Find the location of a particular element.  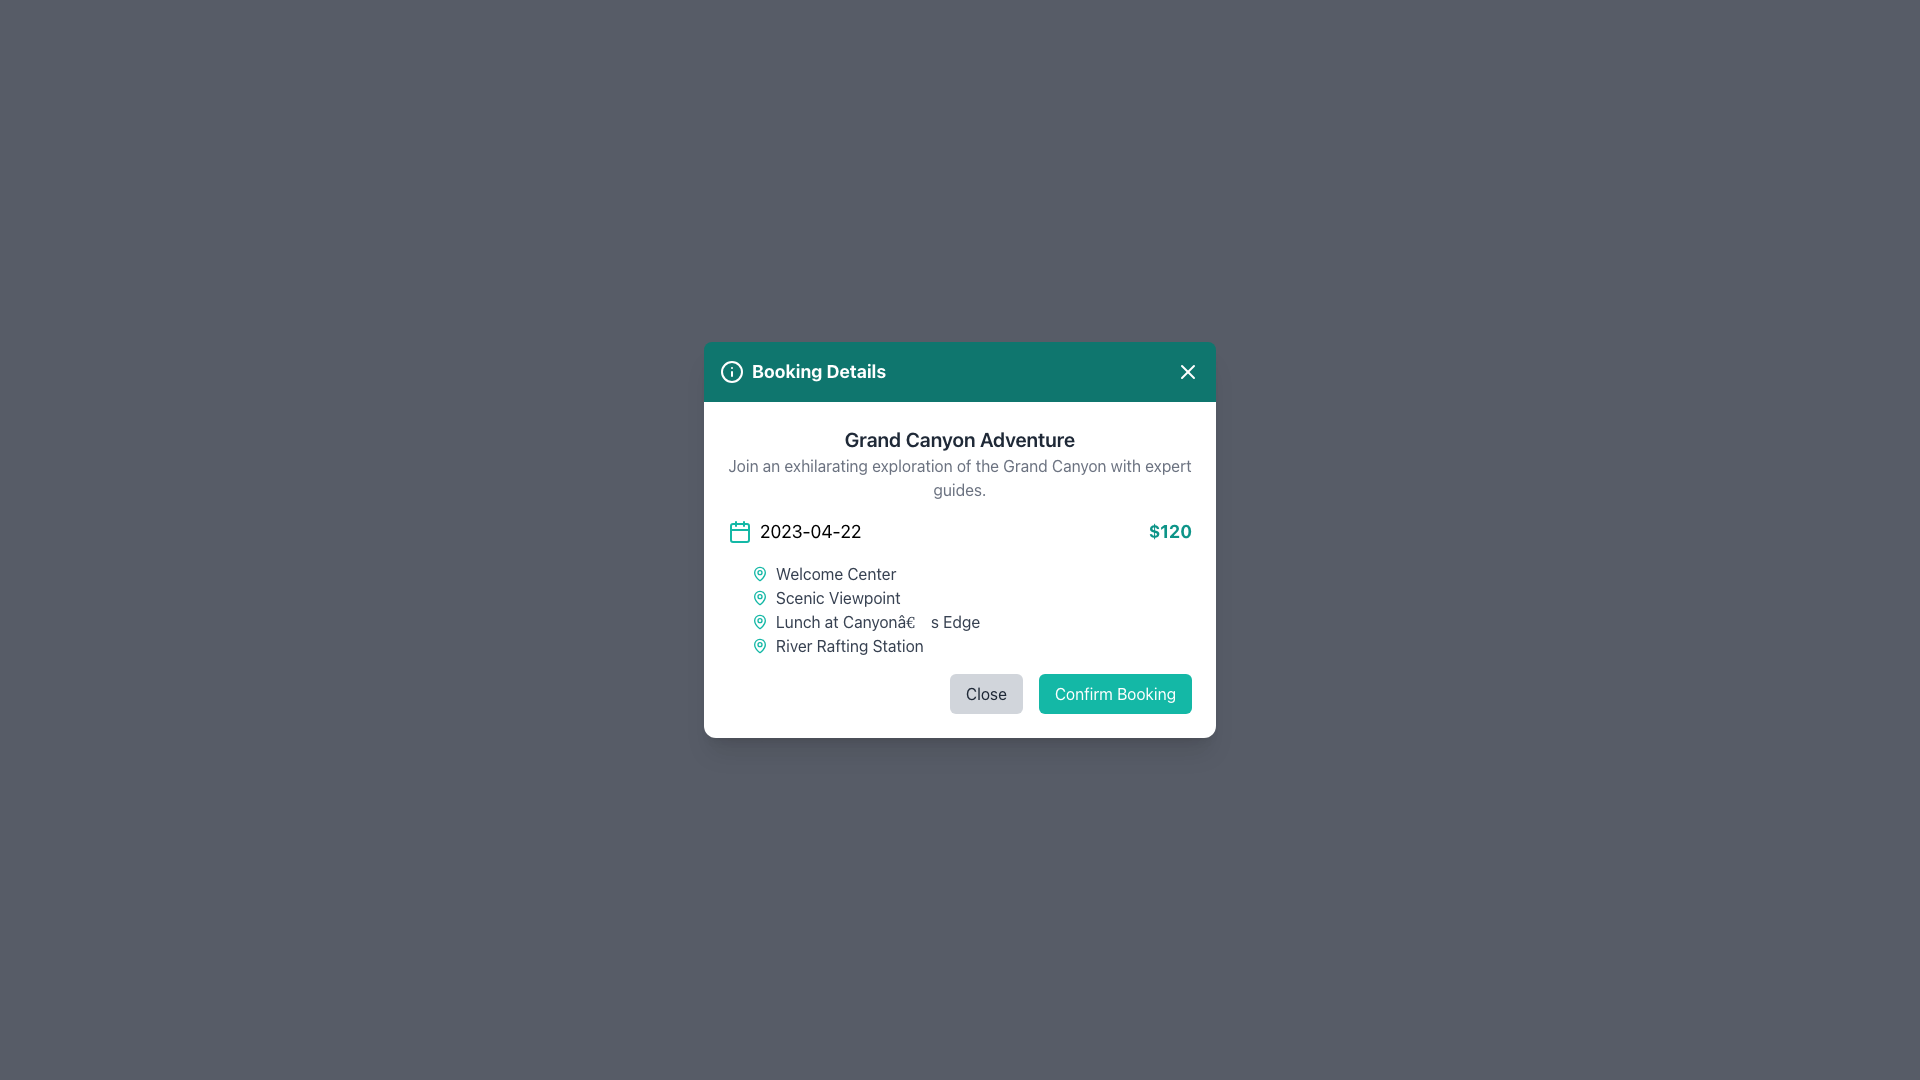

the static text label that conveys the booking date, located near the top of the booking details modal dialog, next to the calendar icon is located at coordinates (810, 531).